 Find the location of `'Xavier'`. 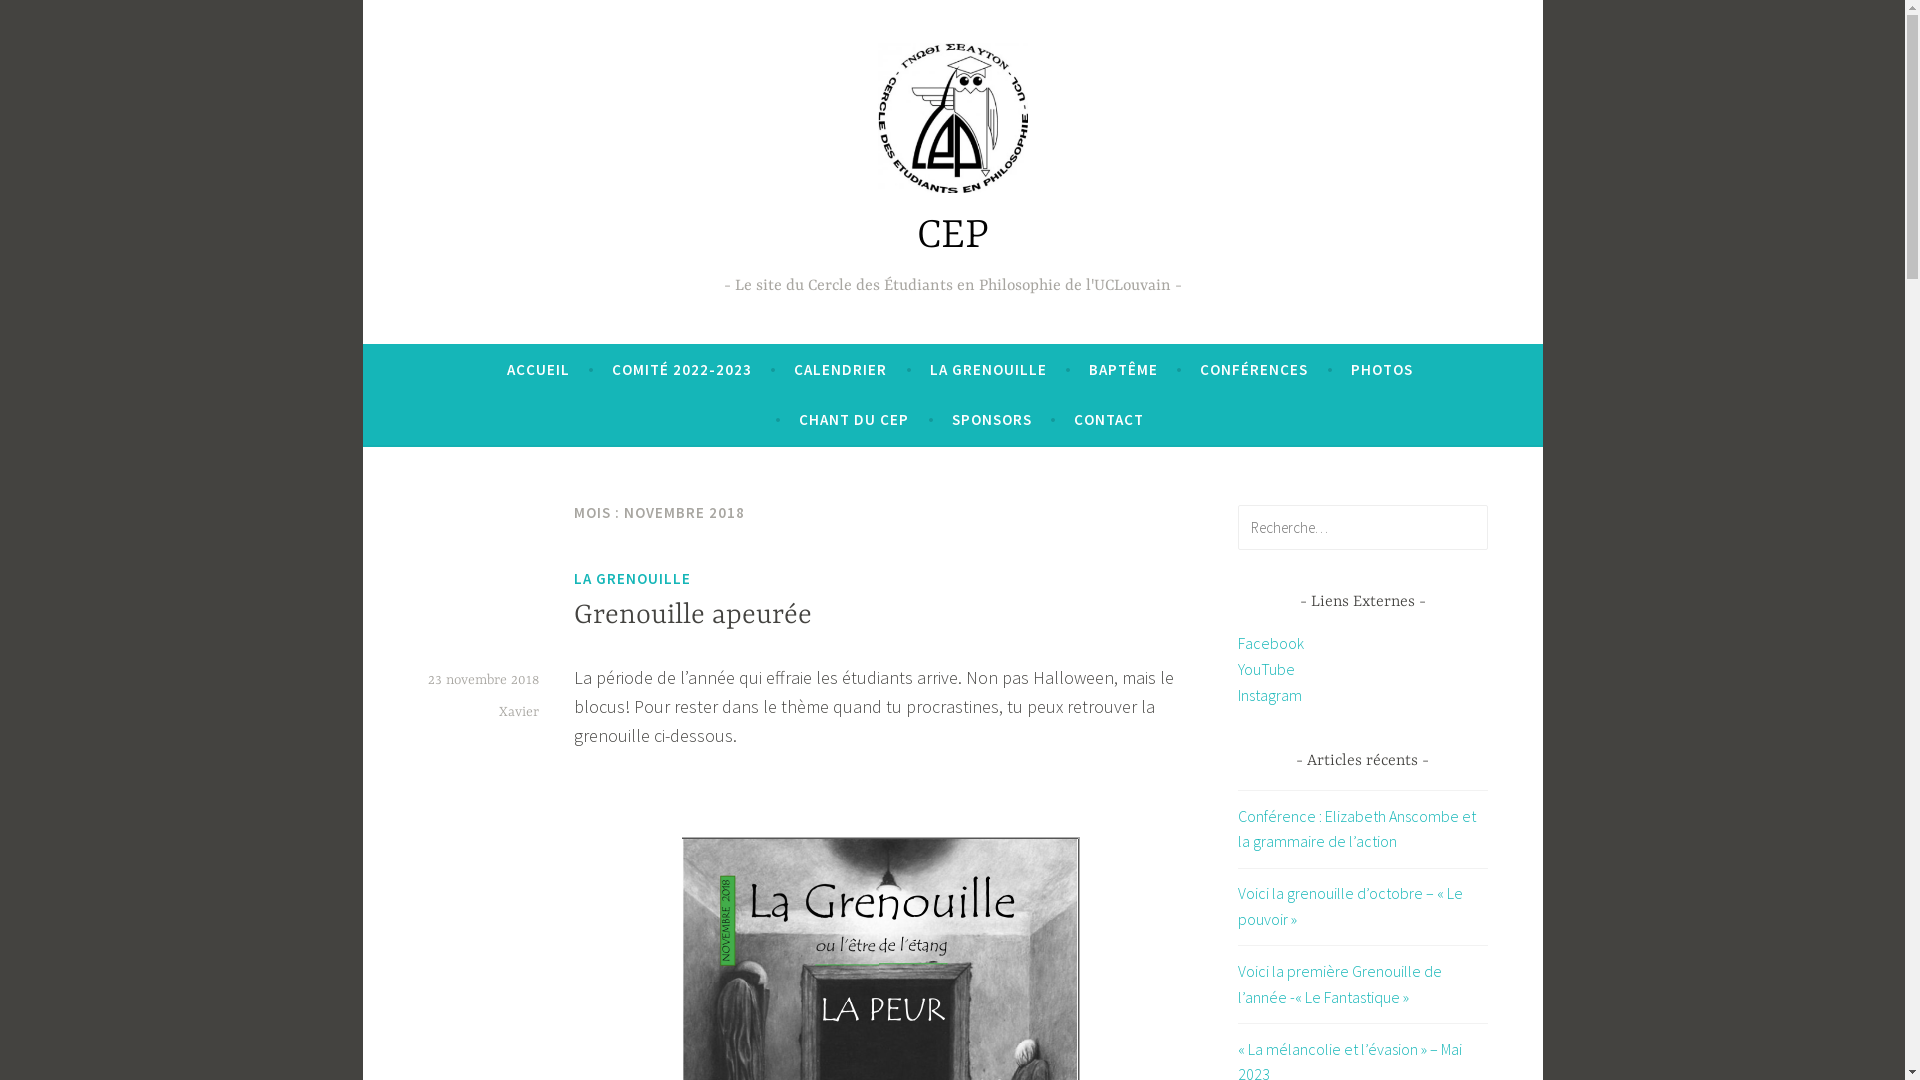

'Xavier' is located at coordinates (518, 711).